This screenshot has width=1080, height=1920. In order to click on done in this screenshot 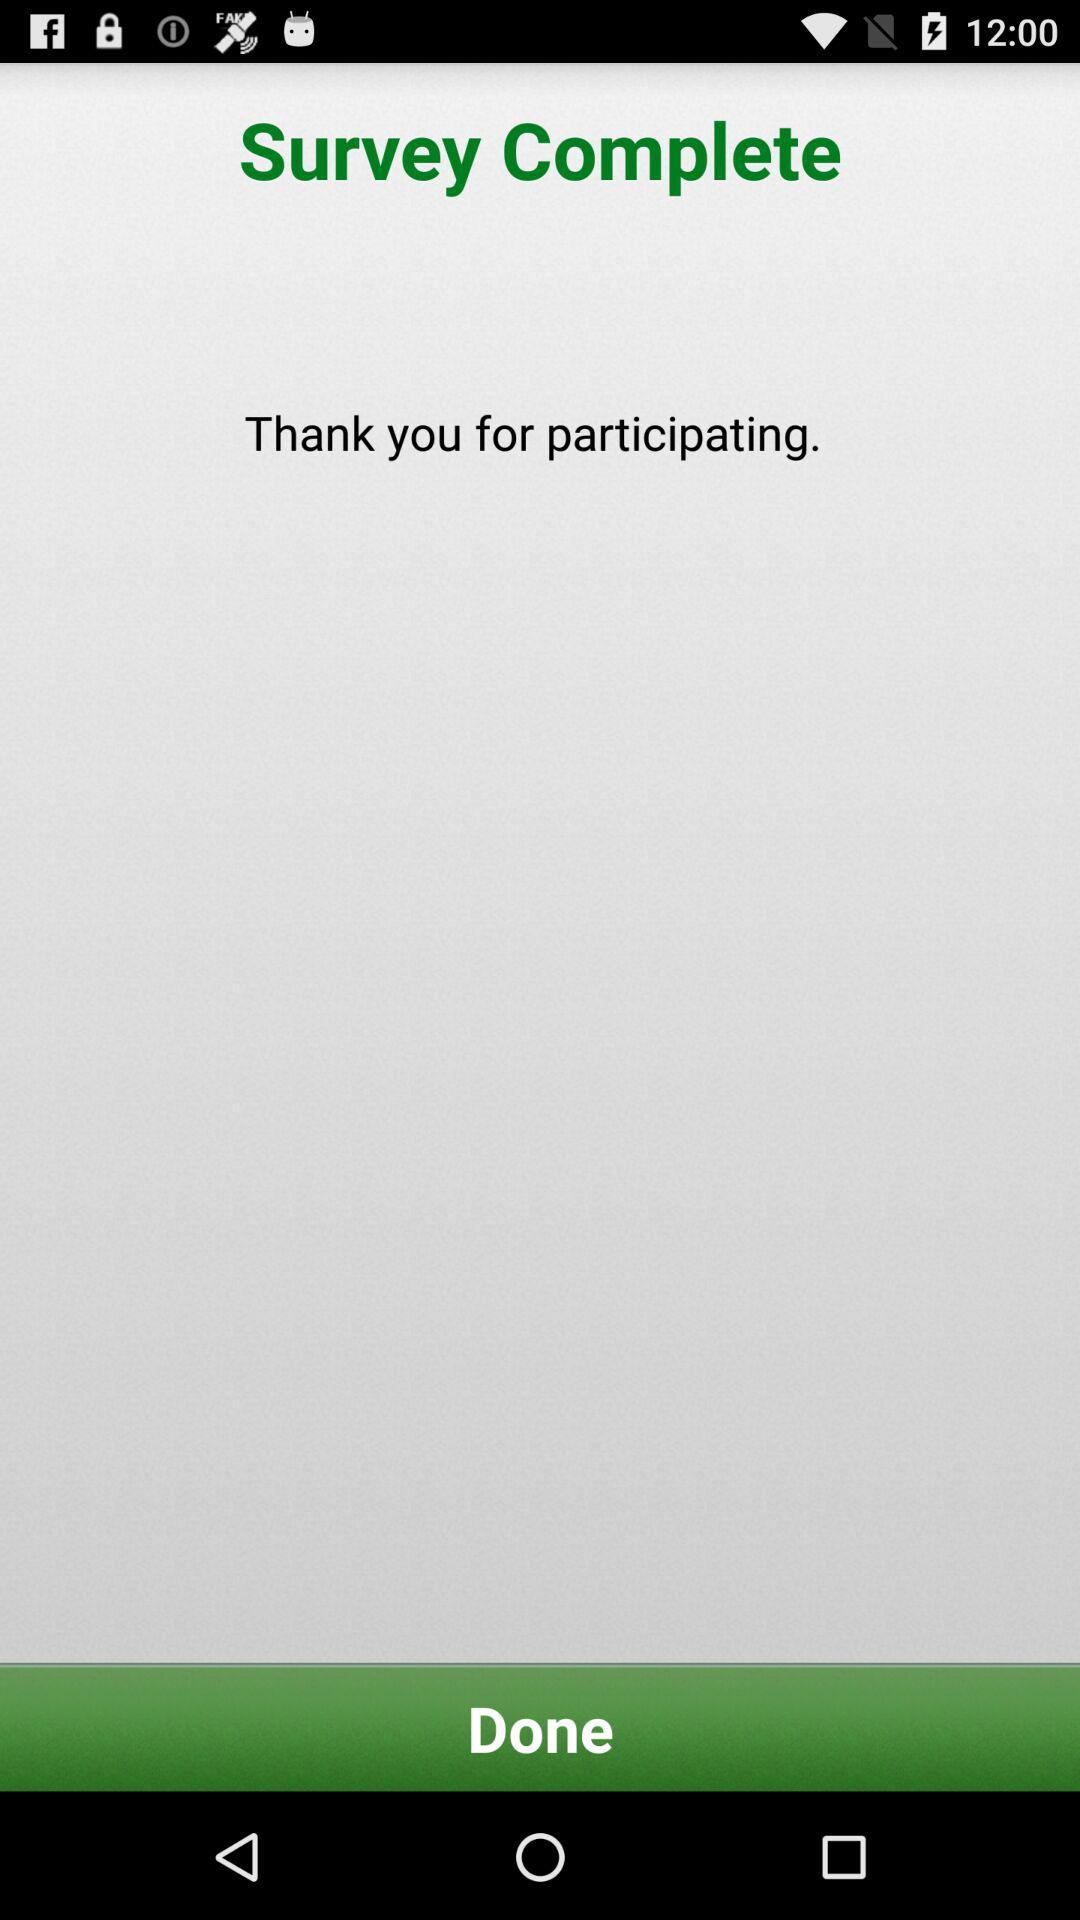, I will do `click(540, 1727)`.